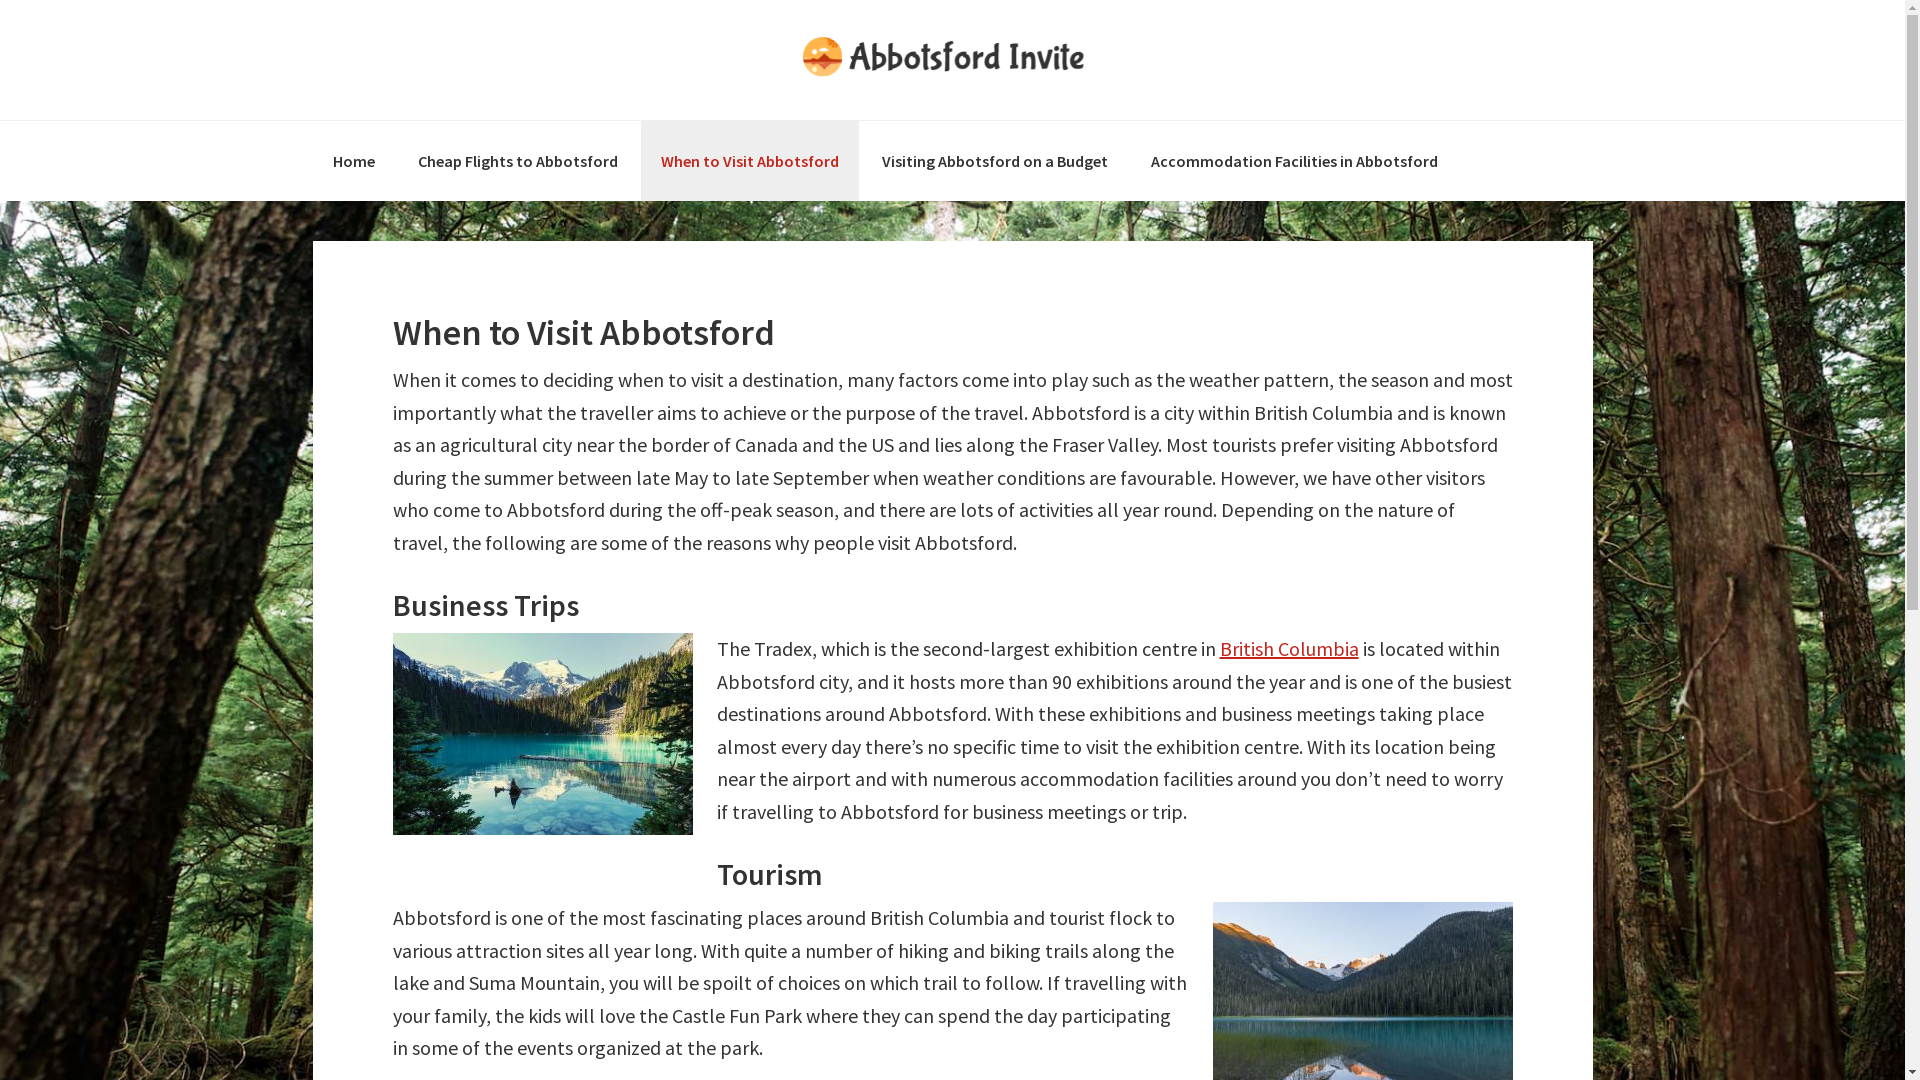 This screenshot has height=1080, width=1920. I want to click on 'British Columbia', so click(1289, 648).